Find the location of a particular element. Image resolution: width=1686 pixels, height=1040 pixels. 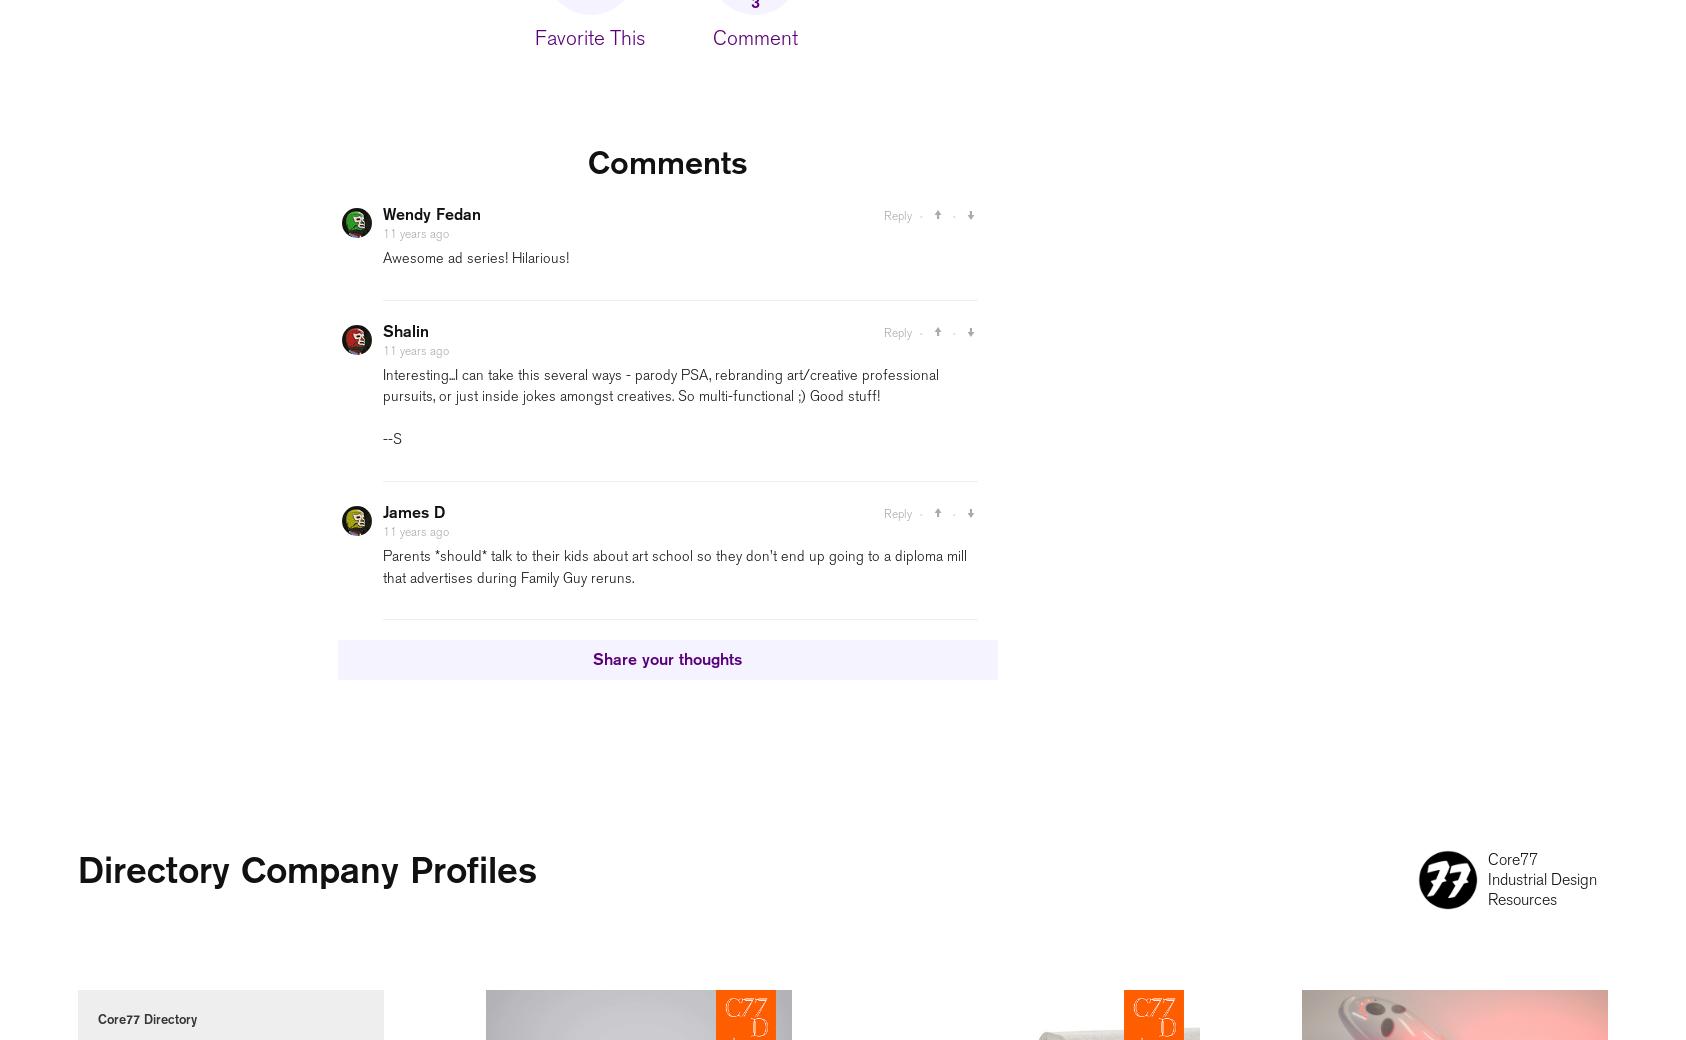

'Comments' is located at coordinates (665, 162).